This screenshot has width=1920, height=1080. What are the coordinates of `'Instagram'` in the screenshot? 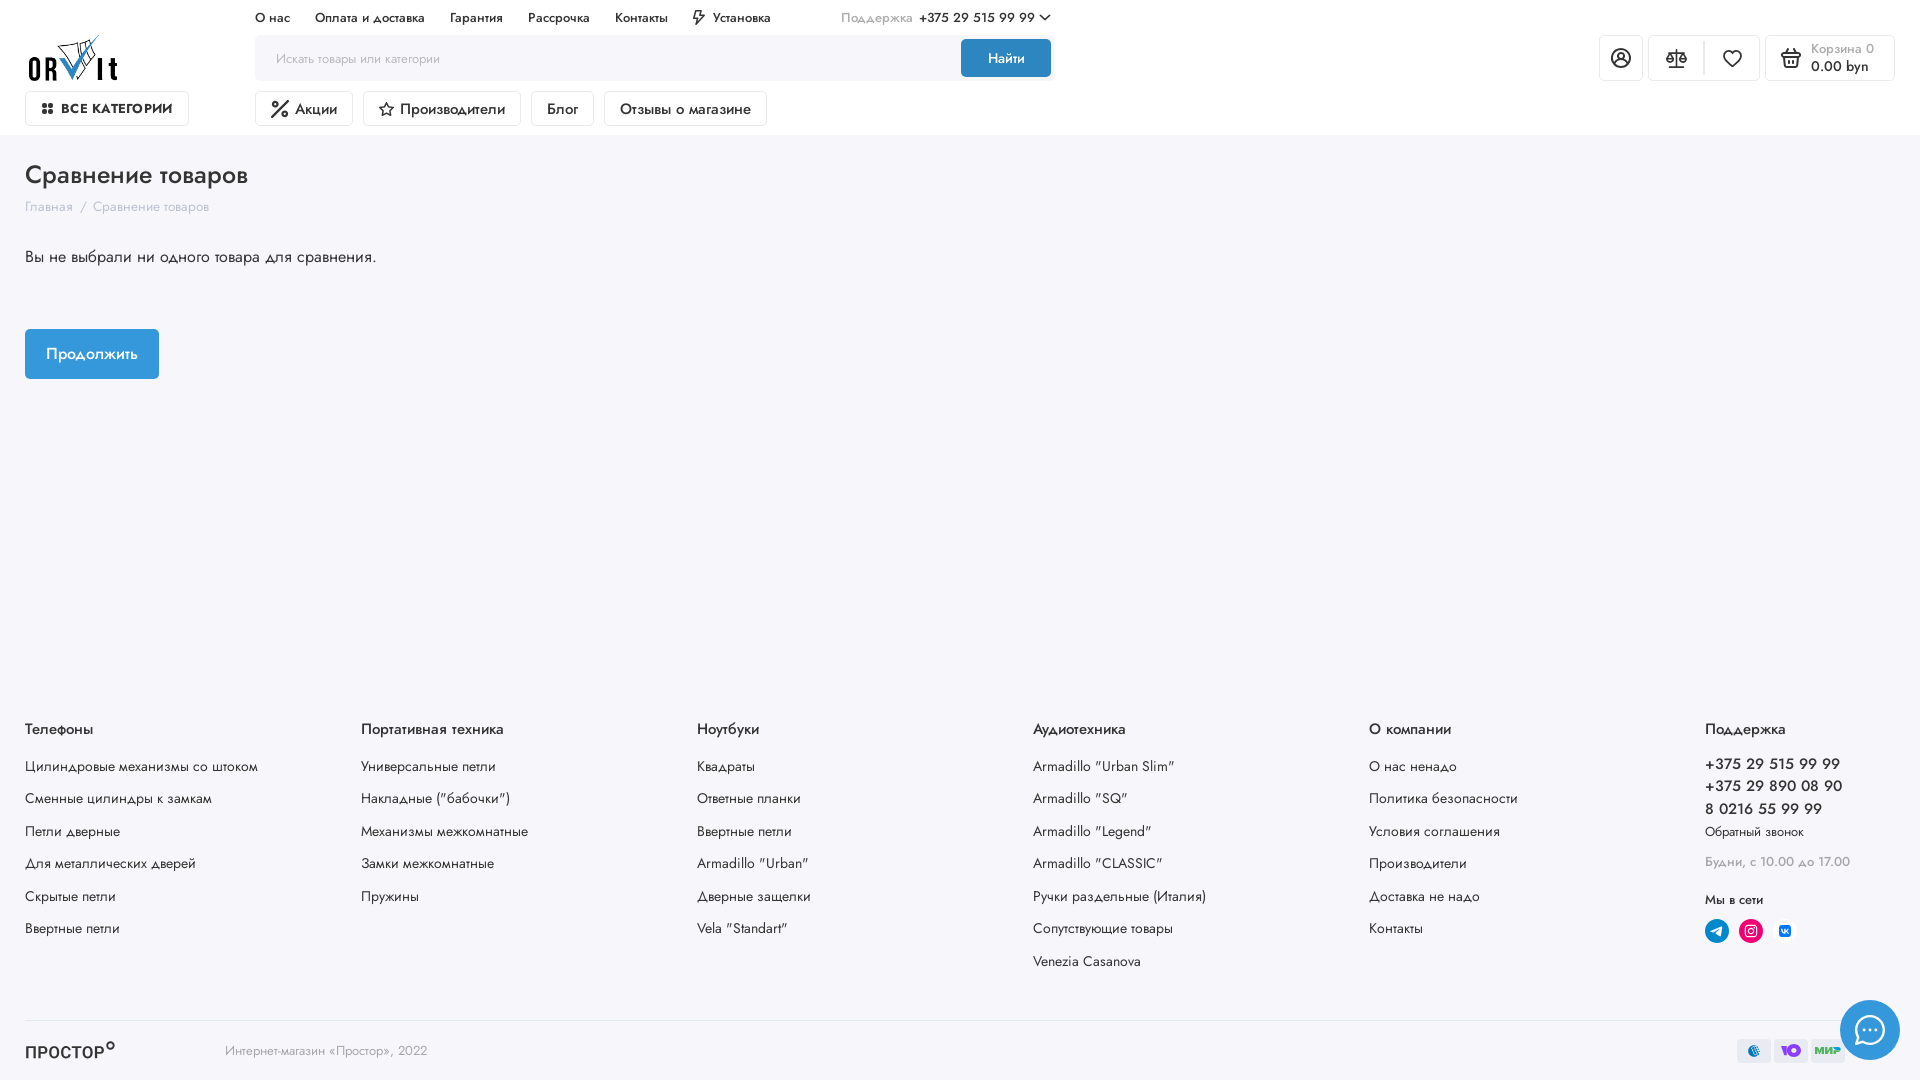 It's located at (1750, 930).